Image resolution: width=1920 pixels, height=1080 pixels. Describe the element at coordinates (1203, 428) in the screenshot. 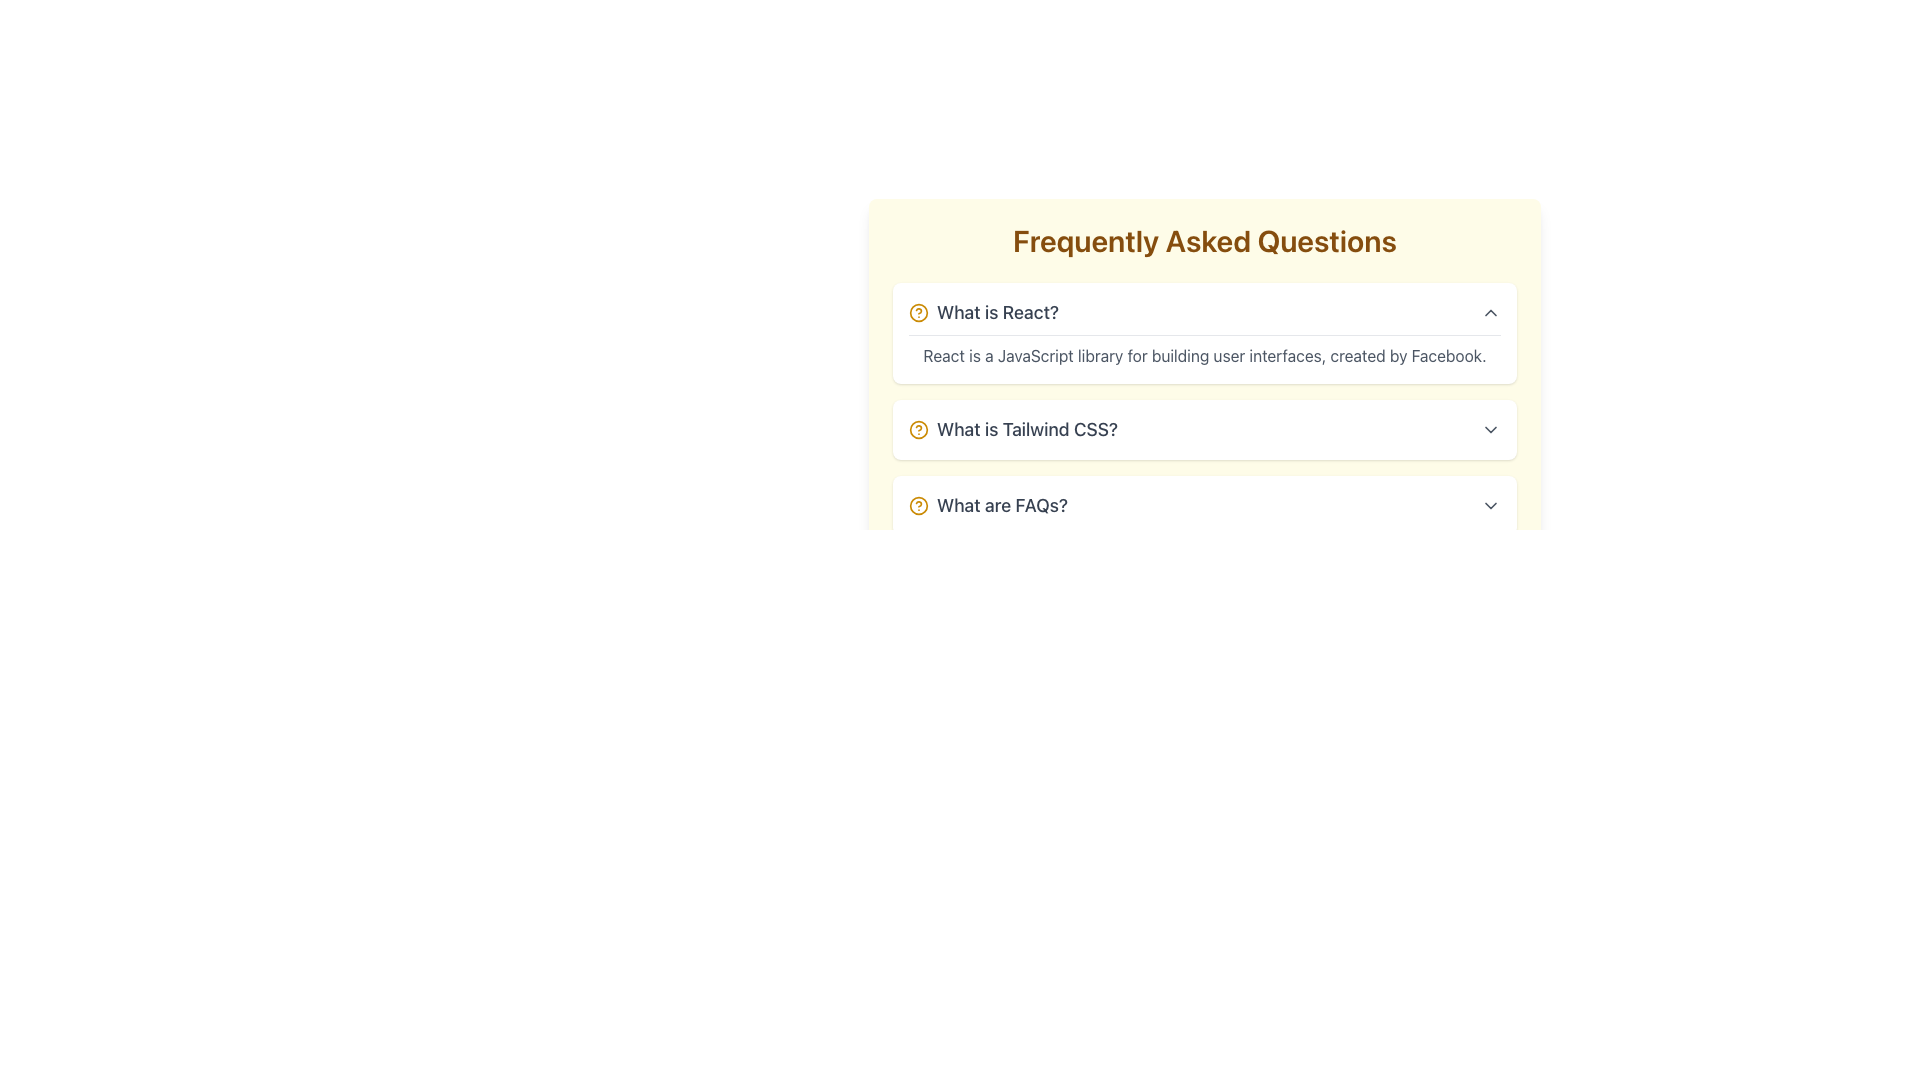

I see `the Accordion Header displaying 'What is Tailwind CSS?' to enable keyboard navigation` at that location.